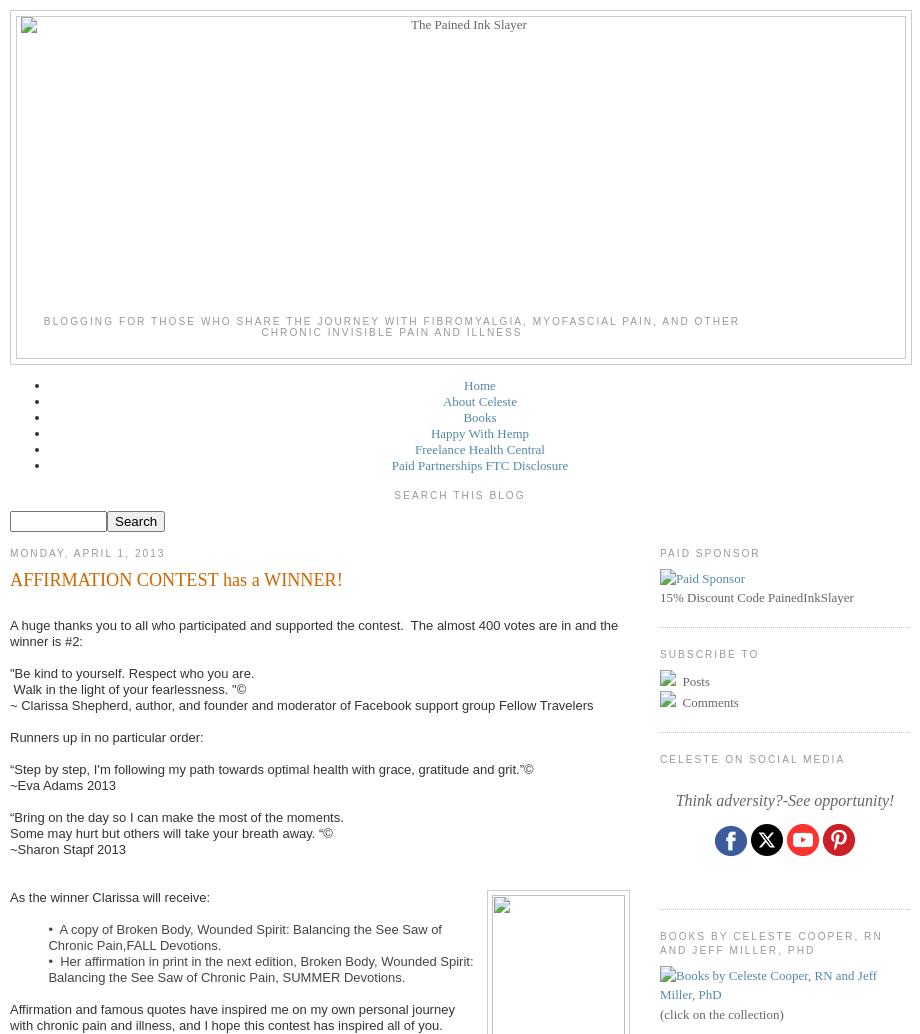 Image resolution: width=920 pixels, height=1034 pixels. What do you see at coordinates (479, 400) in the screenshot?
I see `'About Celeste'` at bounding box center [479, 400].